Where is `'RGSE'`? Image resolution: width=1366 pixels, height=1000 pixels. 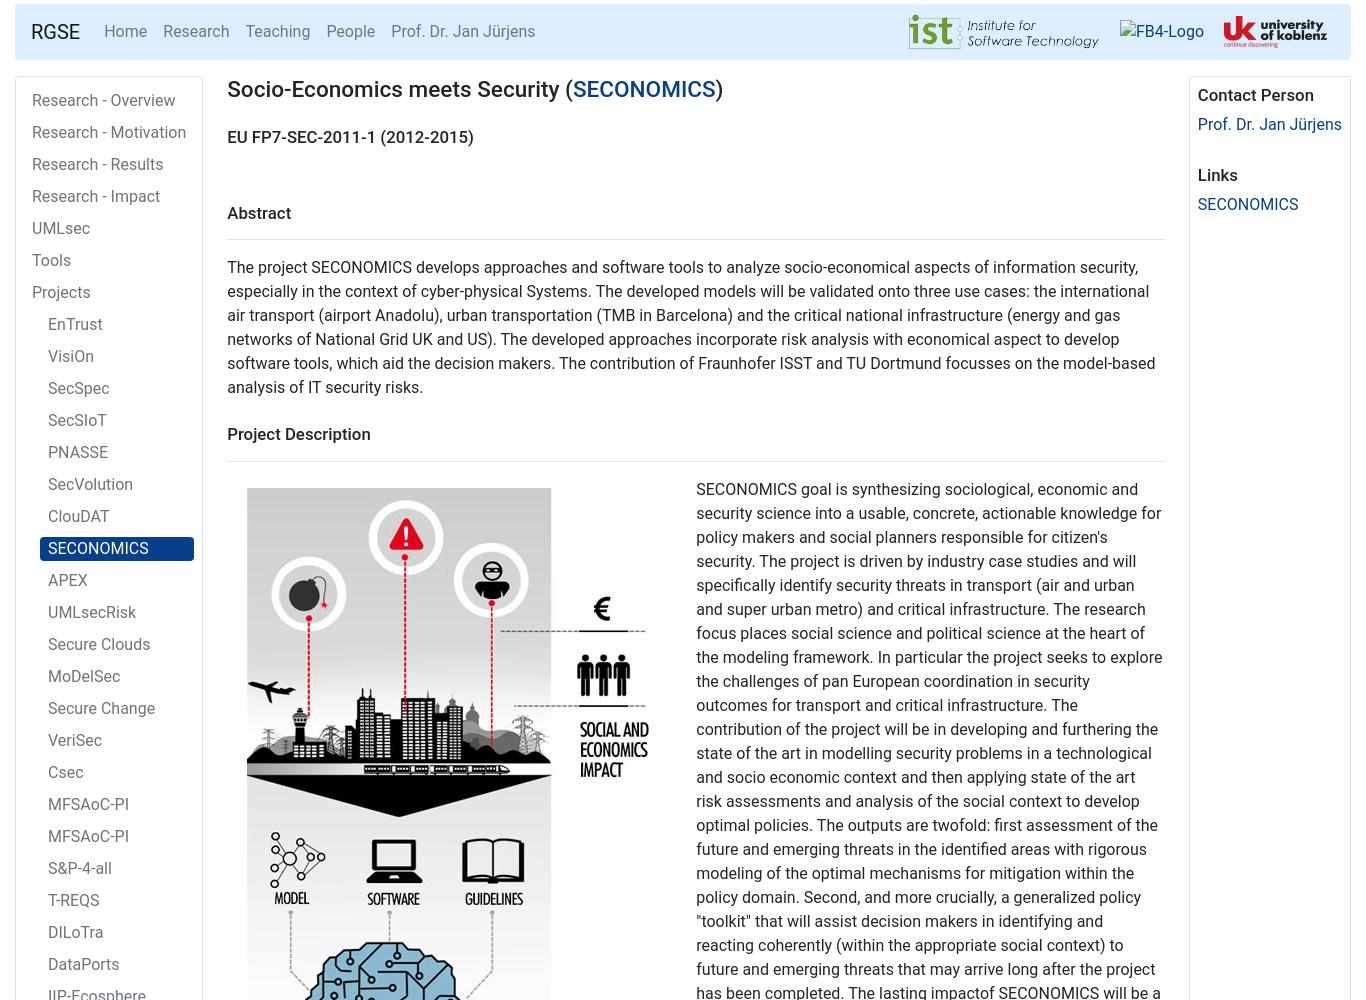 'RGSE' is located at coordinates (55, 32).